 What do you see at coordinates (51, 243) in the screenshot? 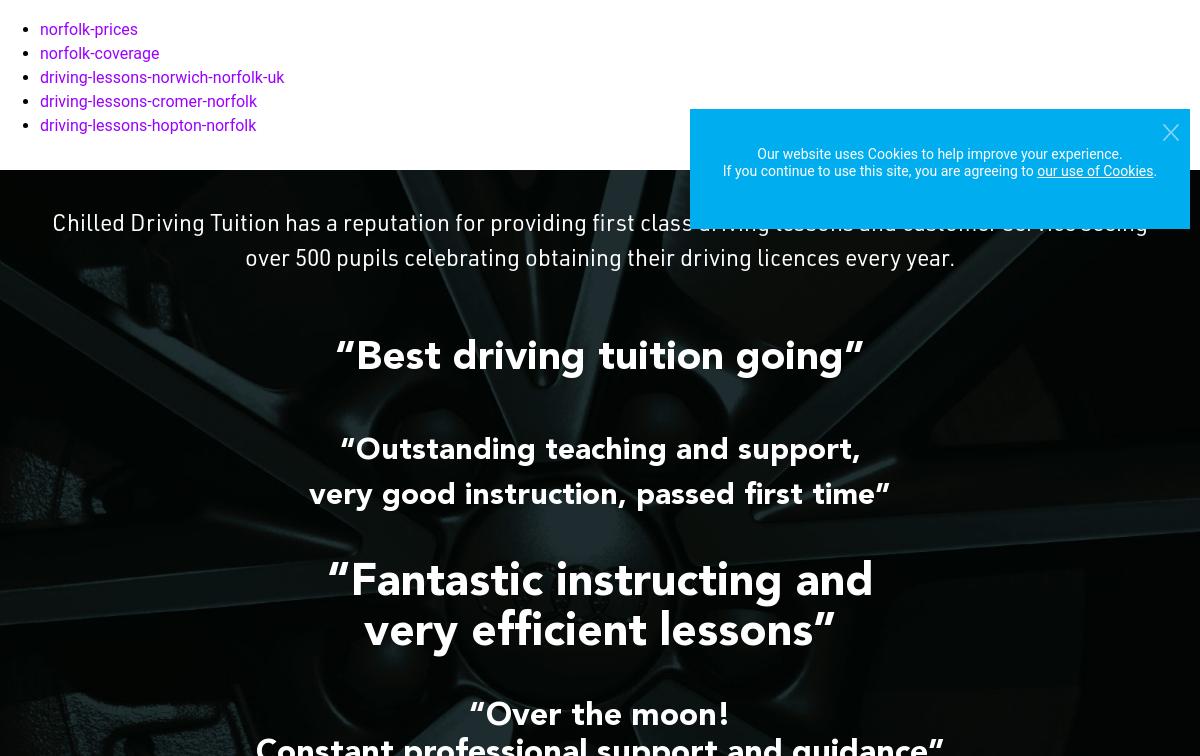
I see `'Chilled Driving Tuition has a reputation for providing first class driving lessons and customer service seeing over 500 pupils celebrating obtaining their driving licences every year.'` at bounding box center [51, 243].